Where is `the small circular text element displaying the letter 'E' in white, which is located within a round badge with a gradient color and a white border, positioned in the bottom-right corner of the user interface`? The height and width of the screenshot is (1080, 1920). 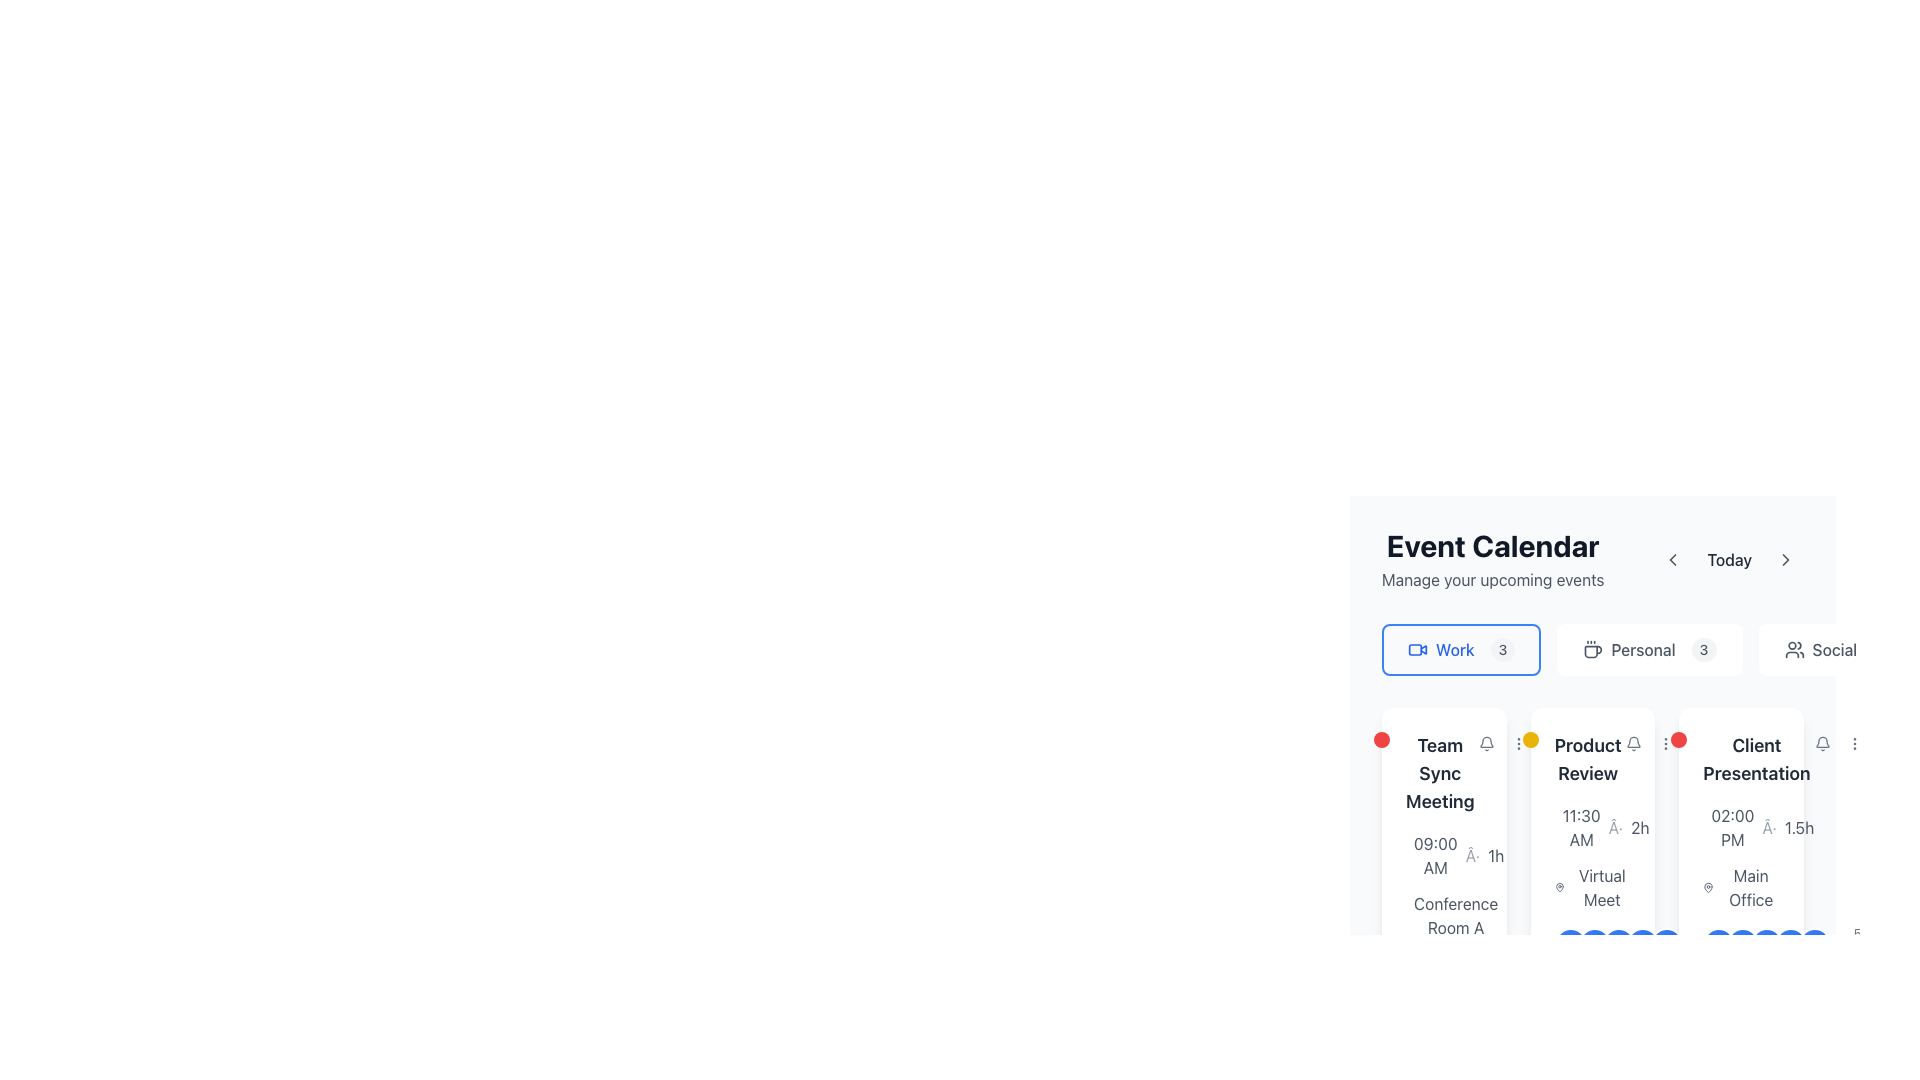 the small circular text element displaying the letter 'E' in white, which is located within a round badge with a gradient color and a white border, positioned in the bottom-right corner of the user interface is located at coordinates (1815, 944).